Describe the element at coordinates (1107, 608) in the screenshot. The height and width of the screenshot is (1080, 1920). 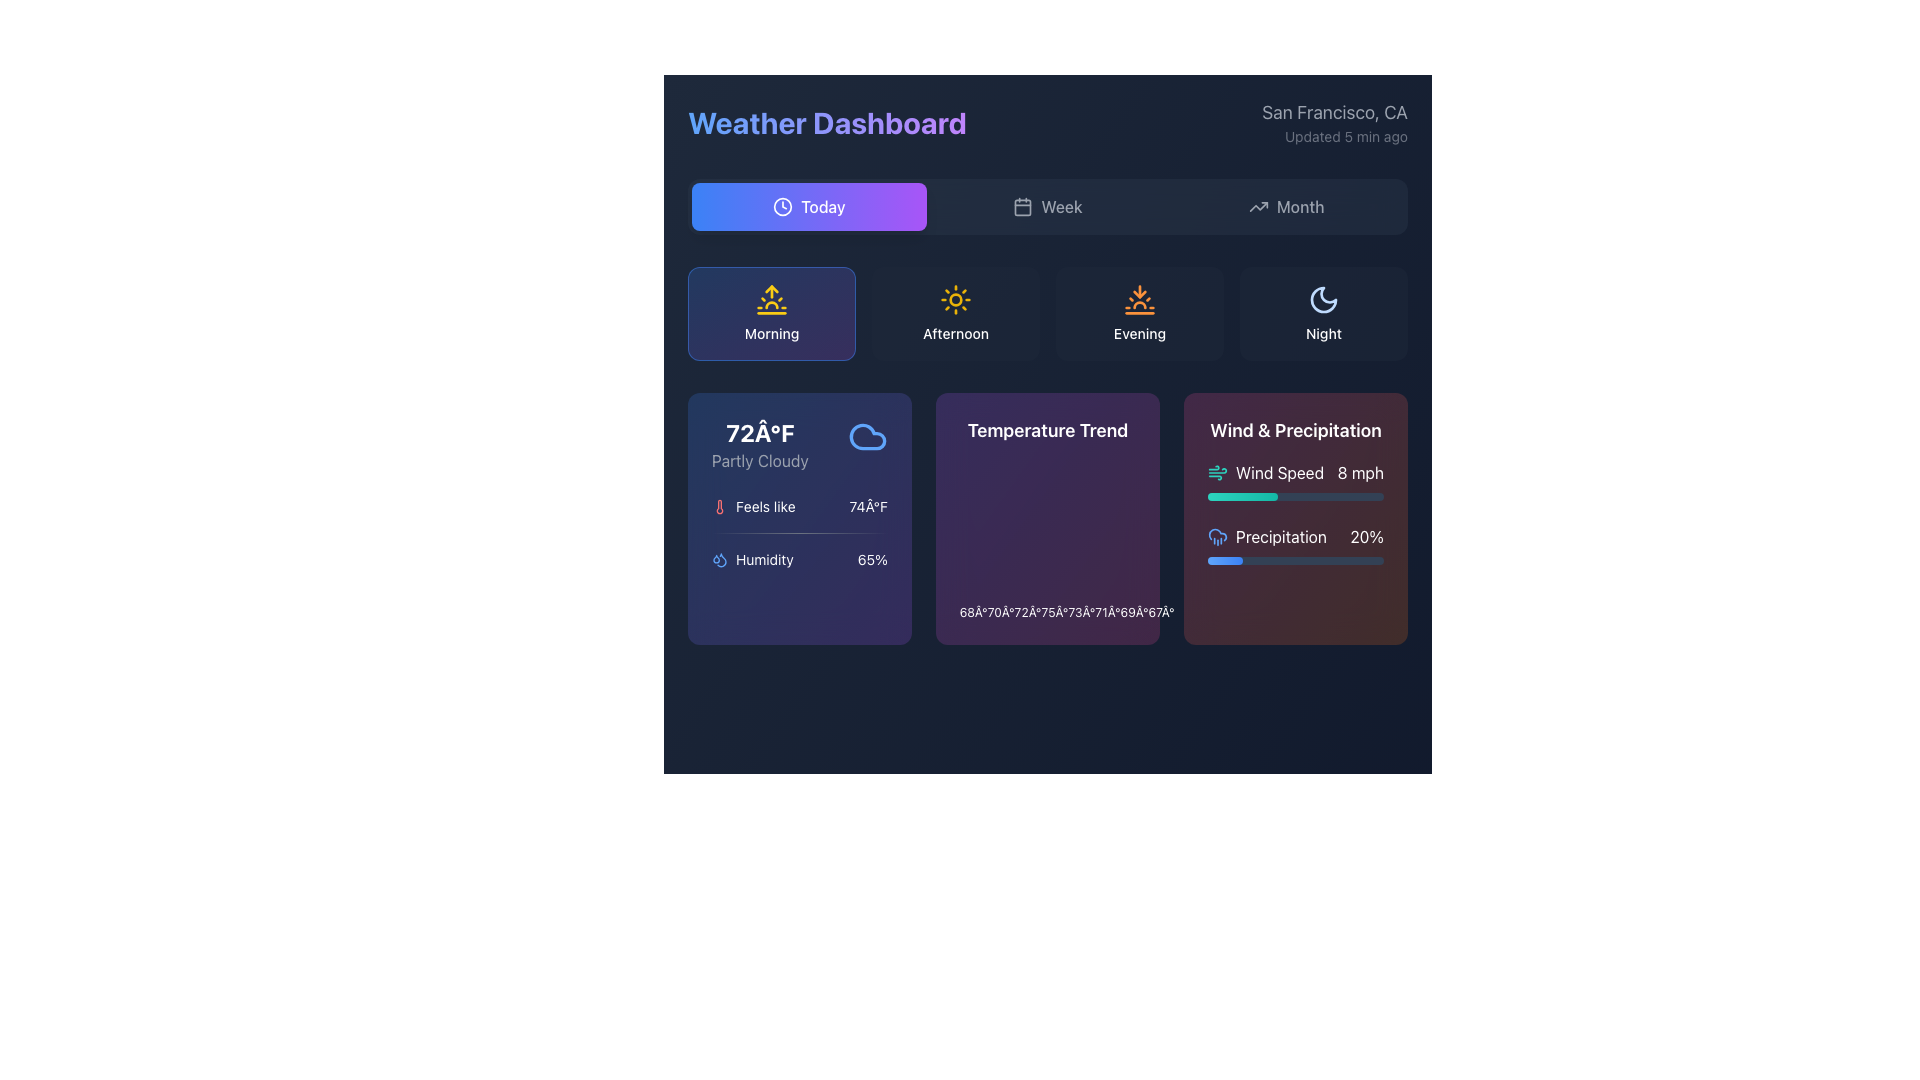
I see `associated text label of the graphical data point representation, which is the sixth bar from the left in the temperature trend chart, positioned between the bars representing '73°' and '69°'` at that location.